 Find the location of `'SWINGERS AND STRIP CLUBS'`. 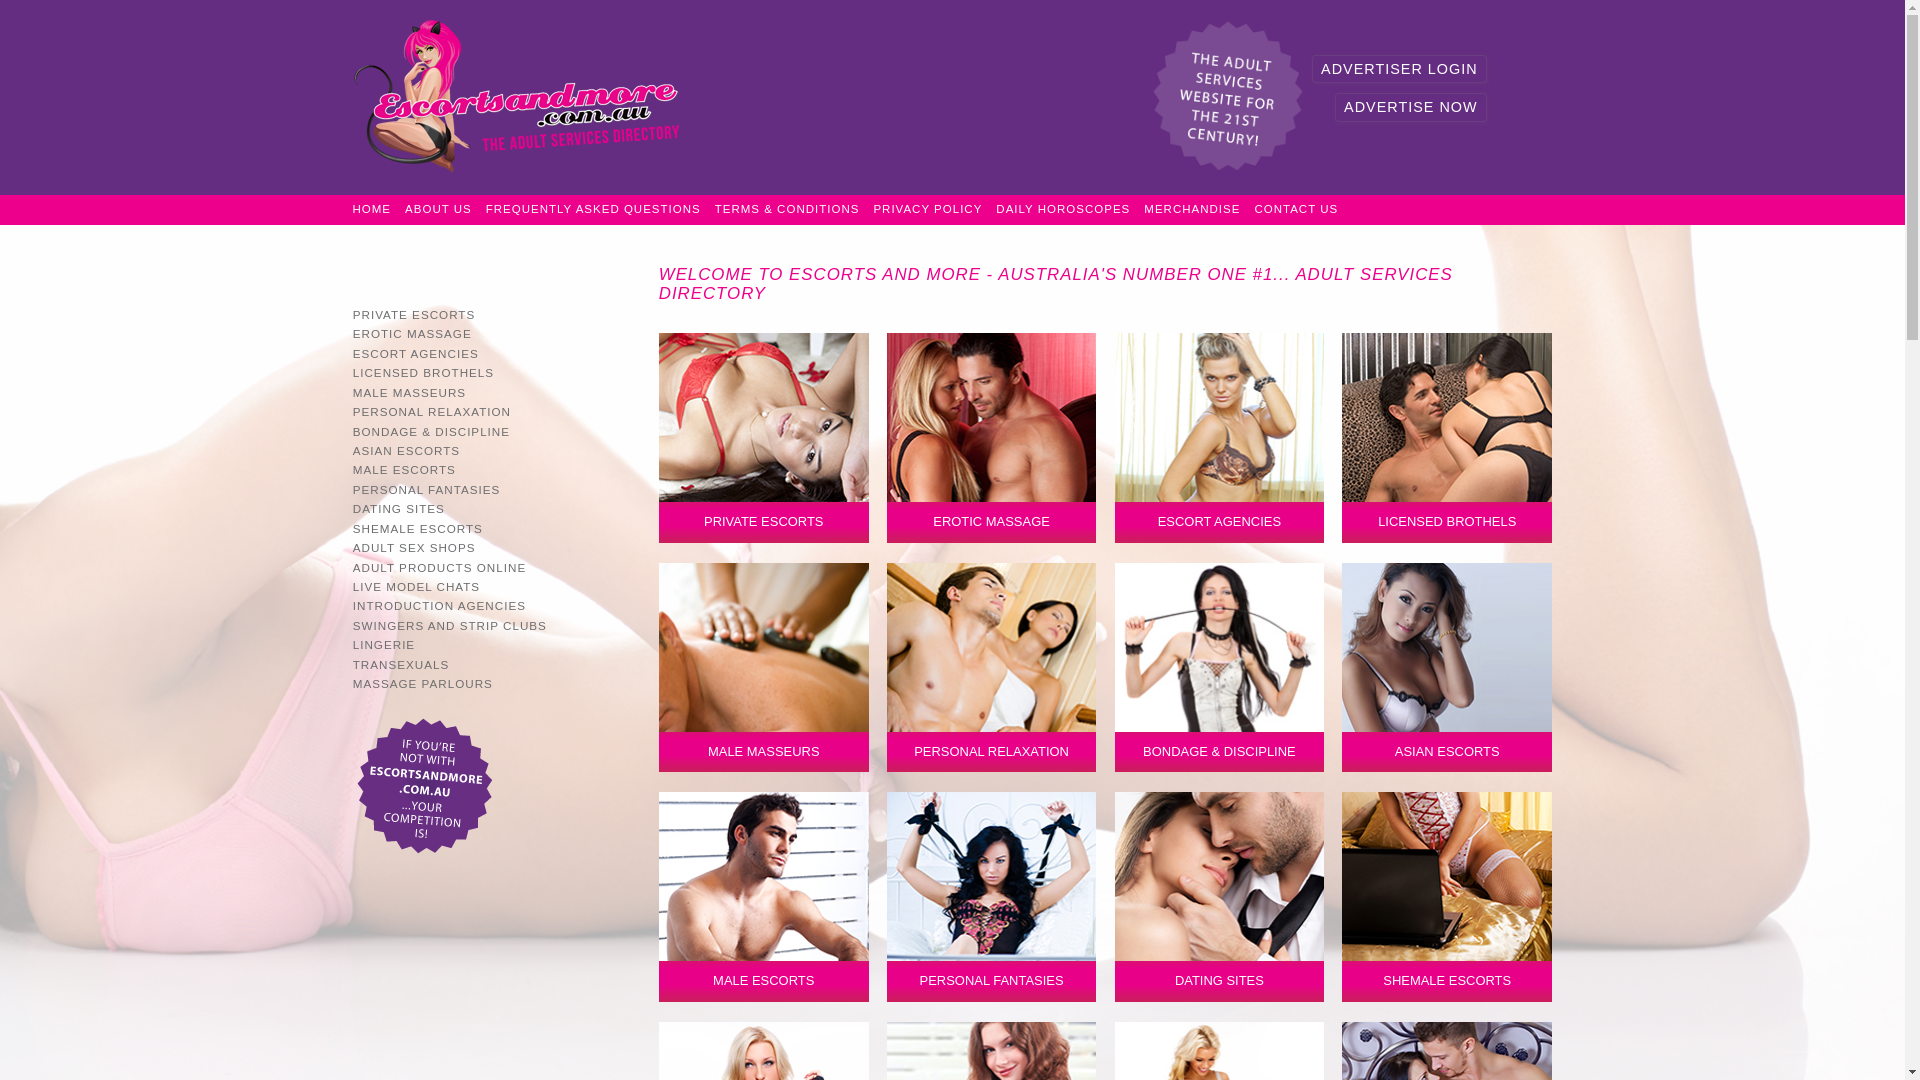

'SWINGERS AND STRIP CLUBS' is located at coordinates (494, 624).